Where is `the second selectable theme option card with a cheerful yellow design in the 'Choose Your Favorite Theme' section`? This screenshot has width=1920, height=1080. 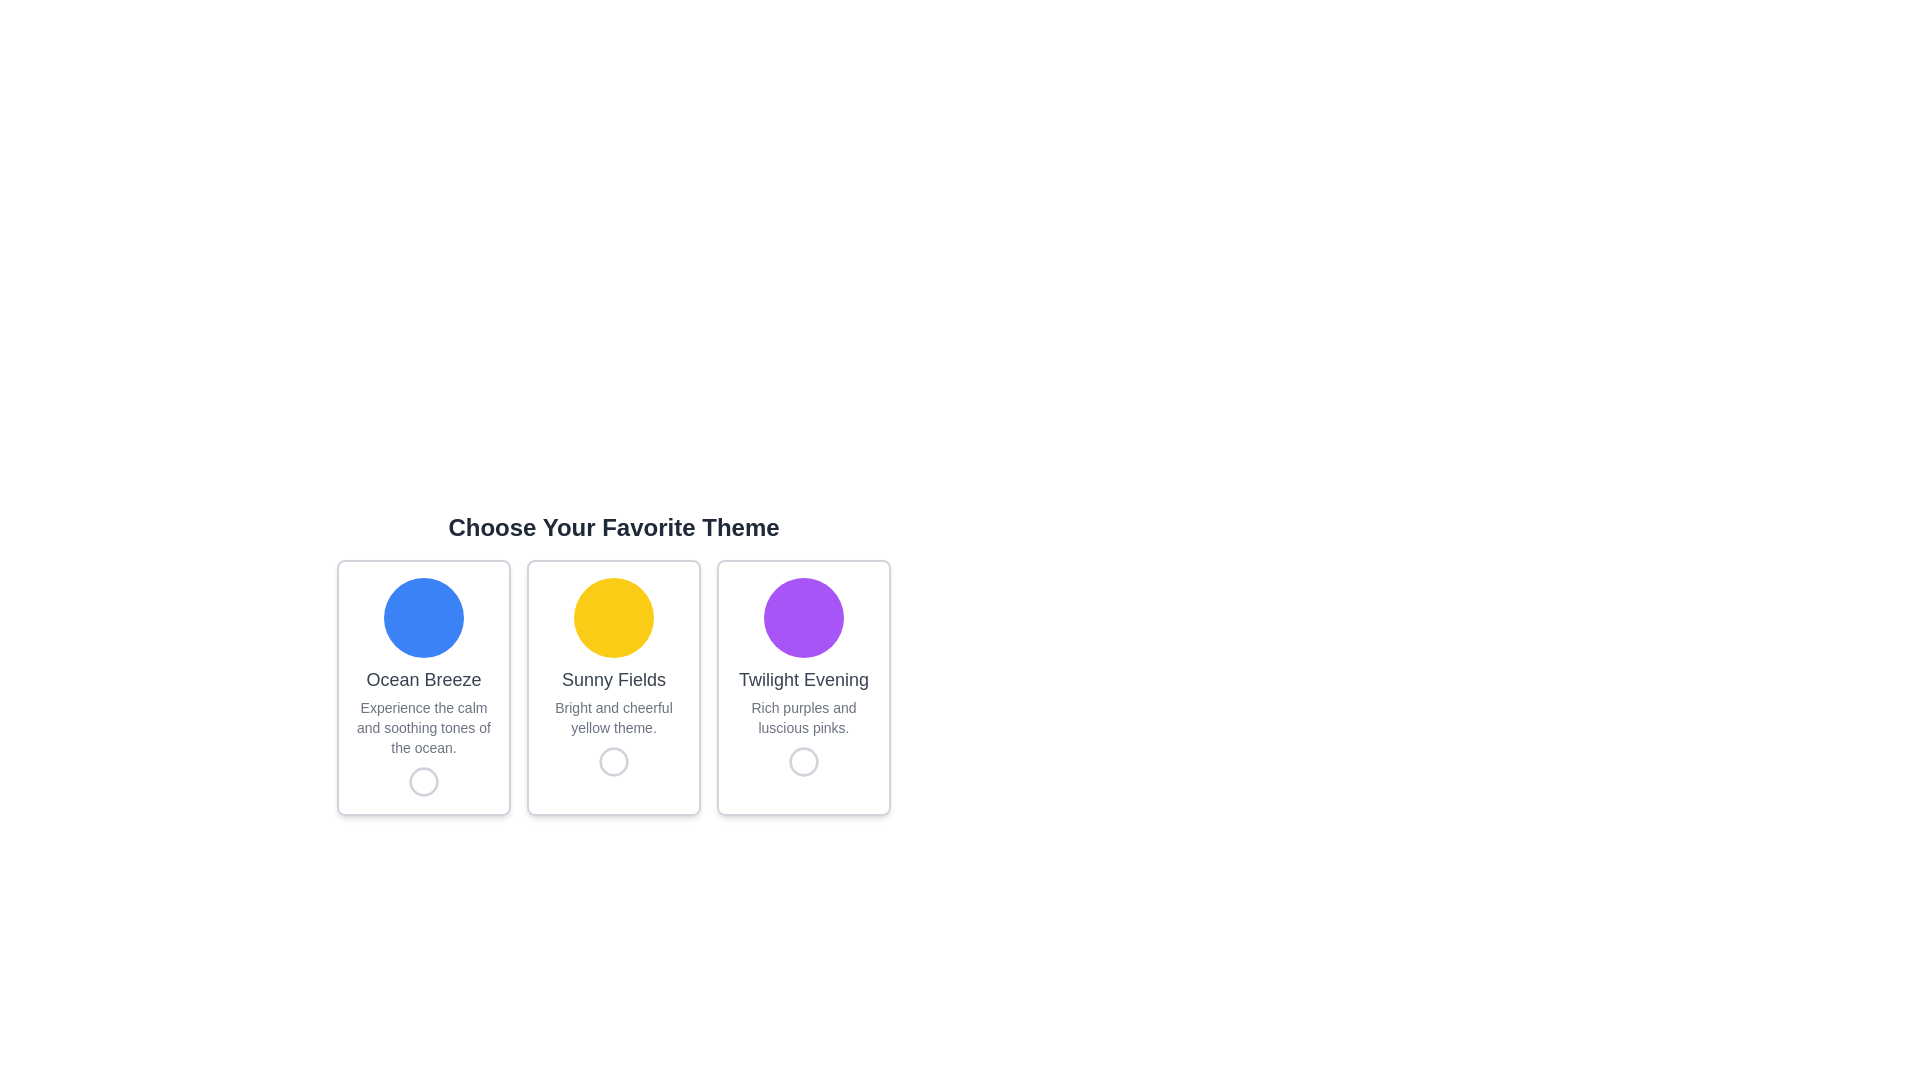 the second selectable theme option card with a cheerful yellow design in the 'Choose Your Favorite Theme' section is located at coordinates (613, 686).